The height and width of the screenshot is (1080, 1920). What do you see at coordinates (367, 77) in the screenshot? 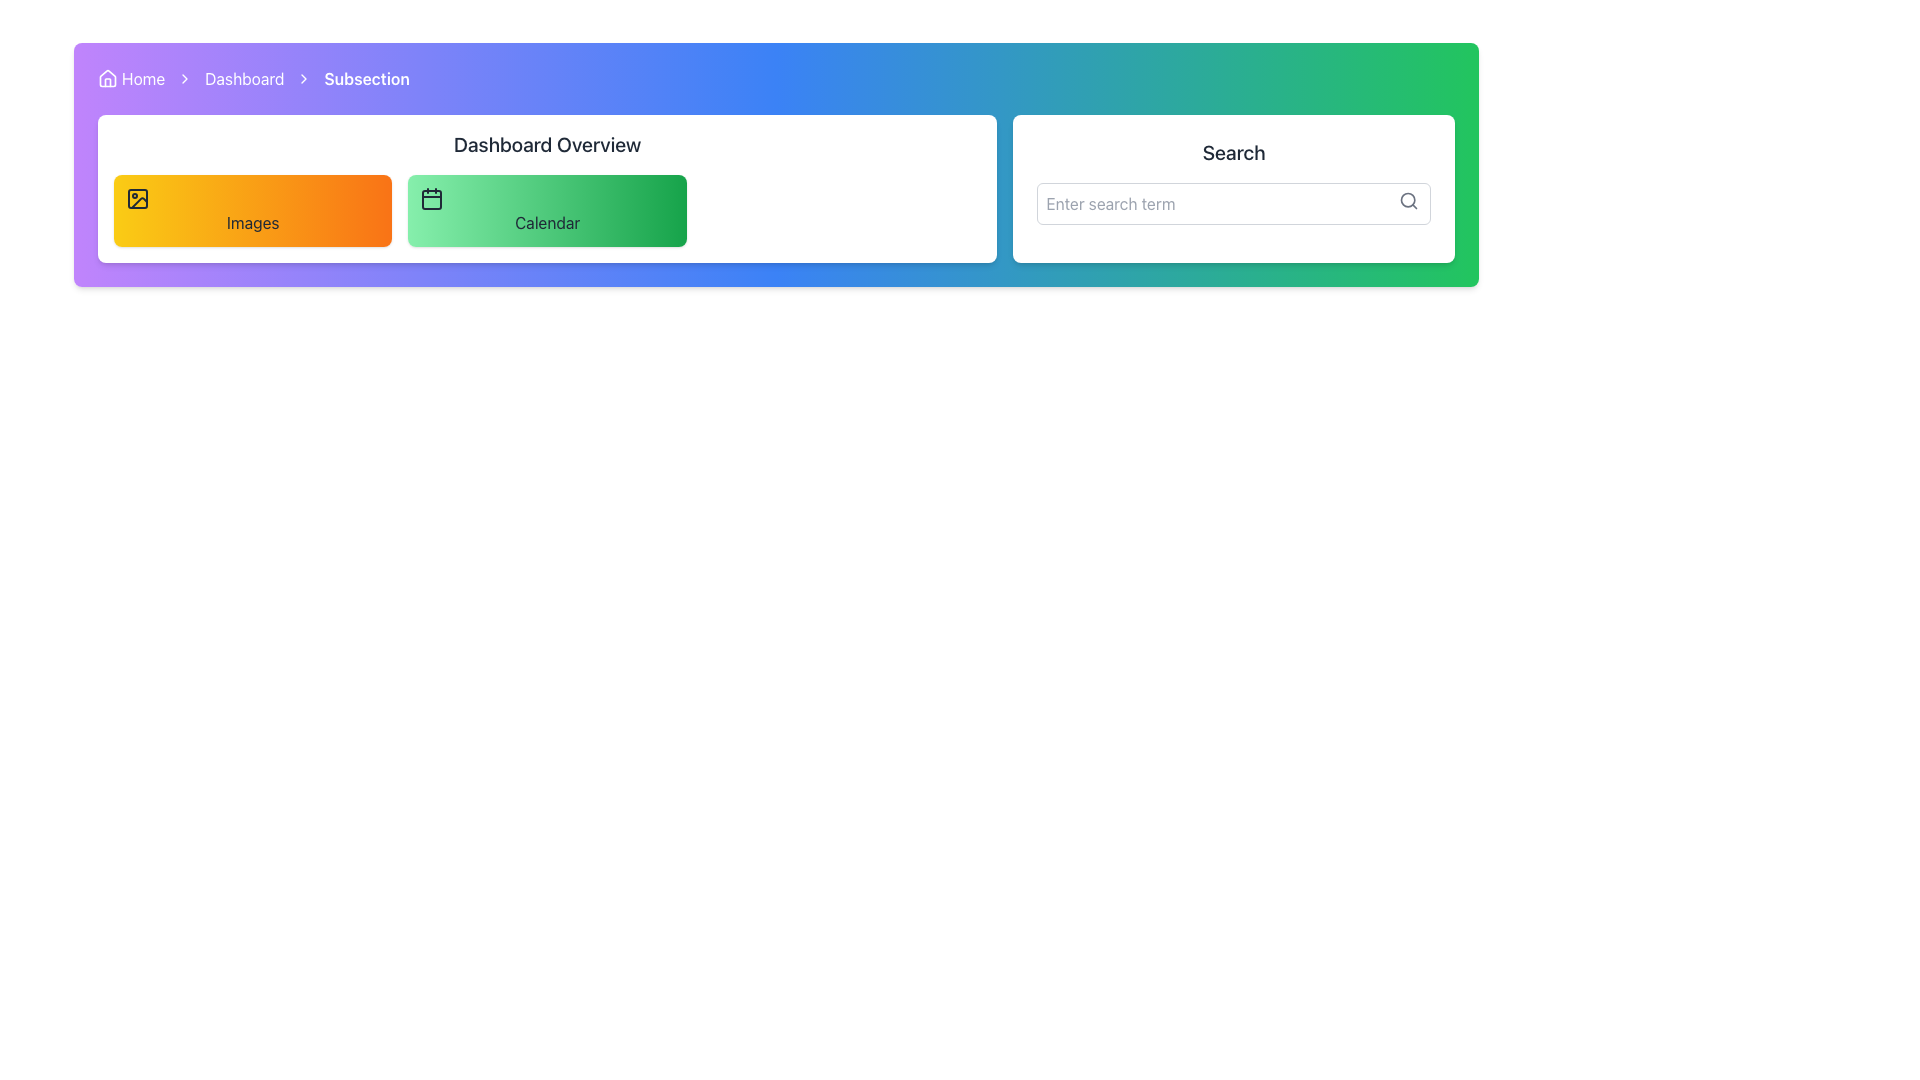
I see `the breadcrumb hierarchy by clicking on the breadcrumb navigation label located to the right of the 'Dashboard' text` at bounding box center [367, 77].